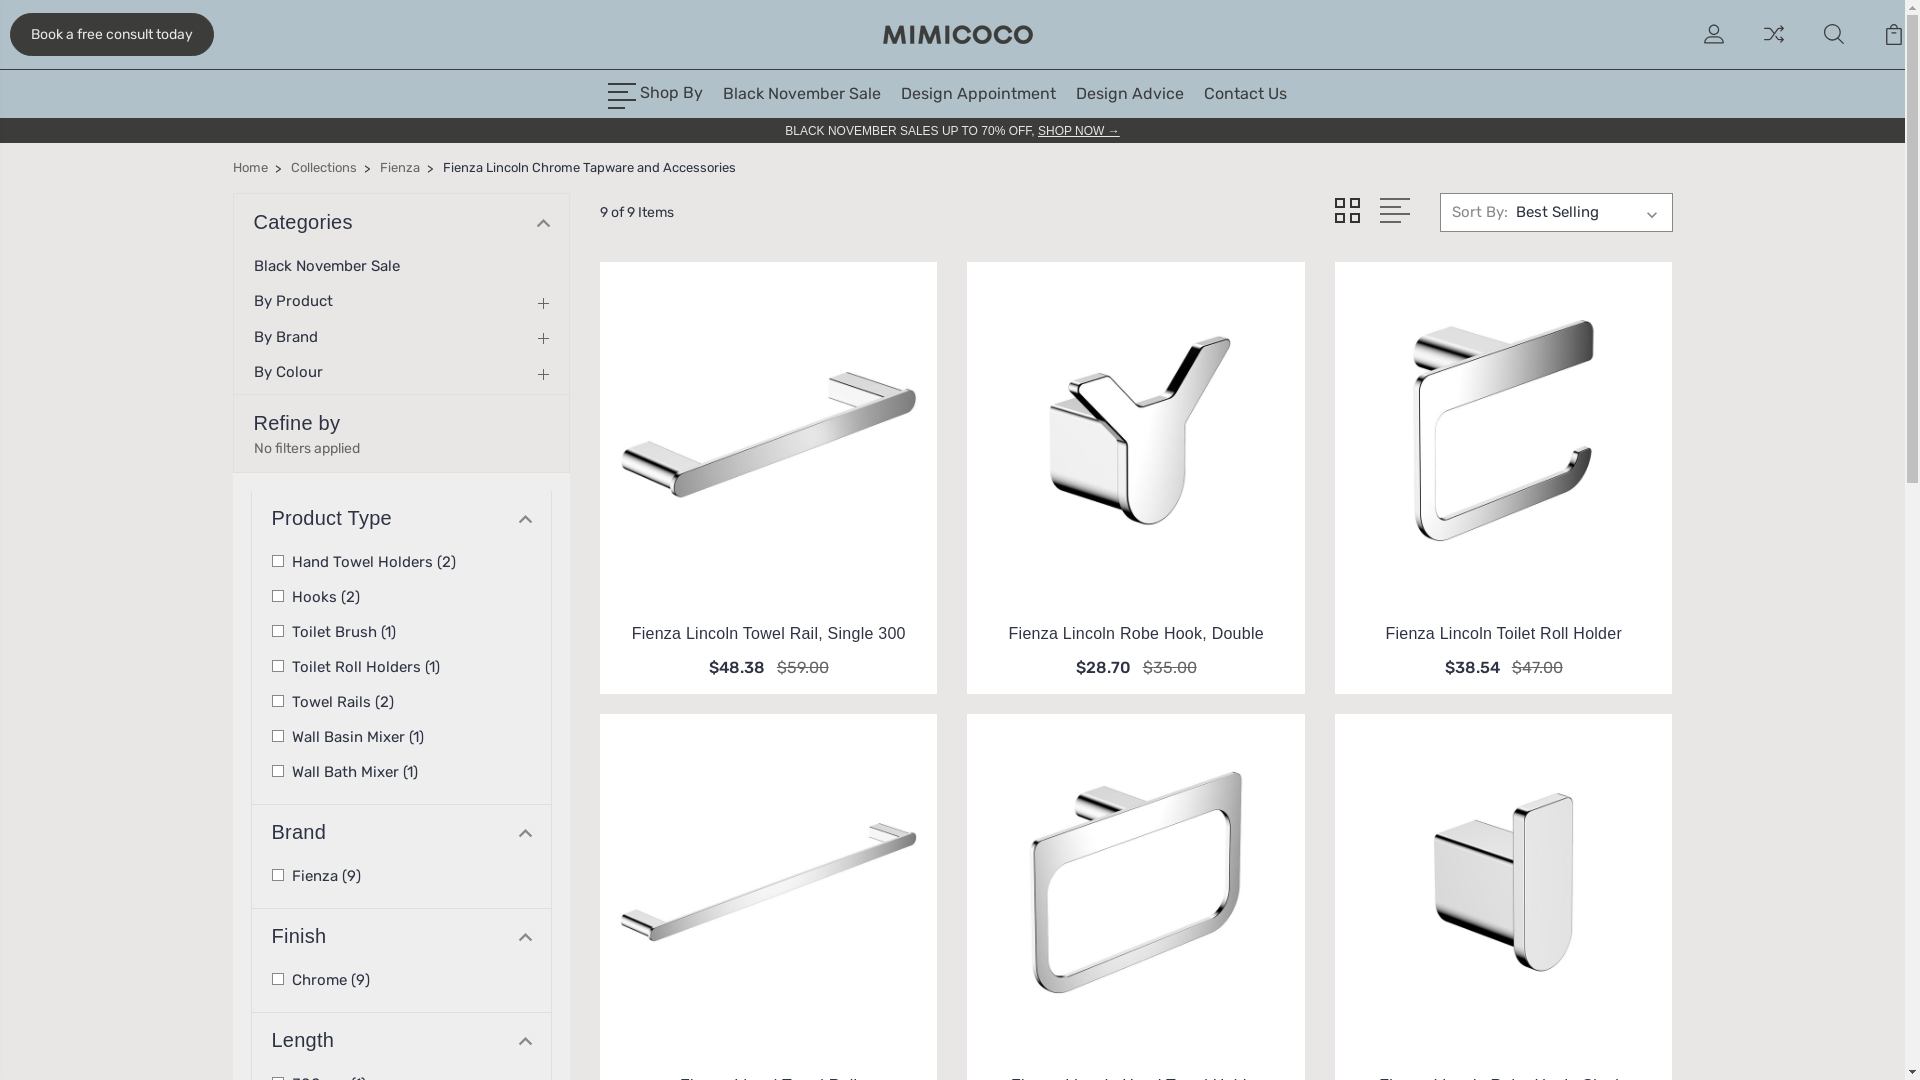 The width and height of the screenshot is (1920, 1080). I want to click on 'Chrome (9)', so click(271, 978).